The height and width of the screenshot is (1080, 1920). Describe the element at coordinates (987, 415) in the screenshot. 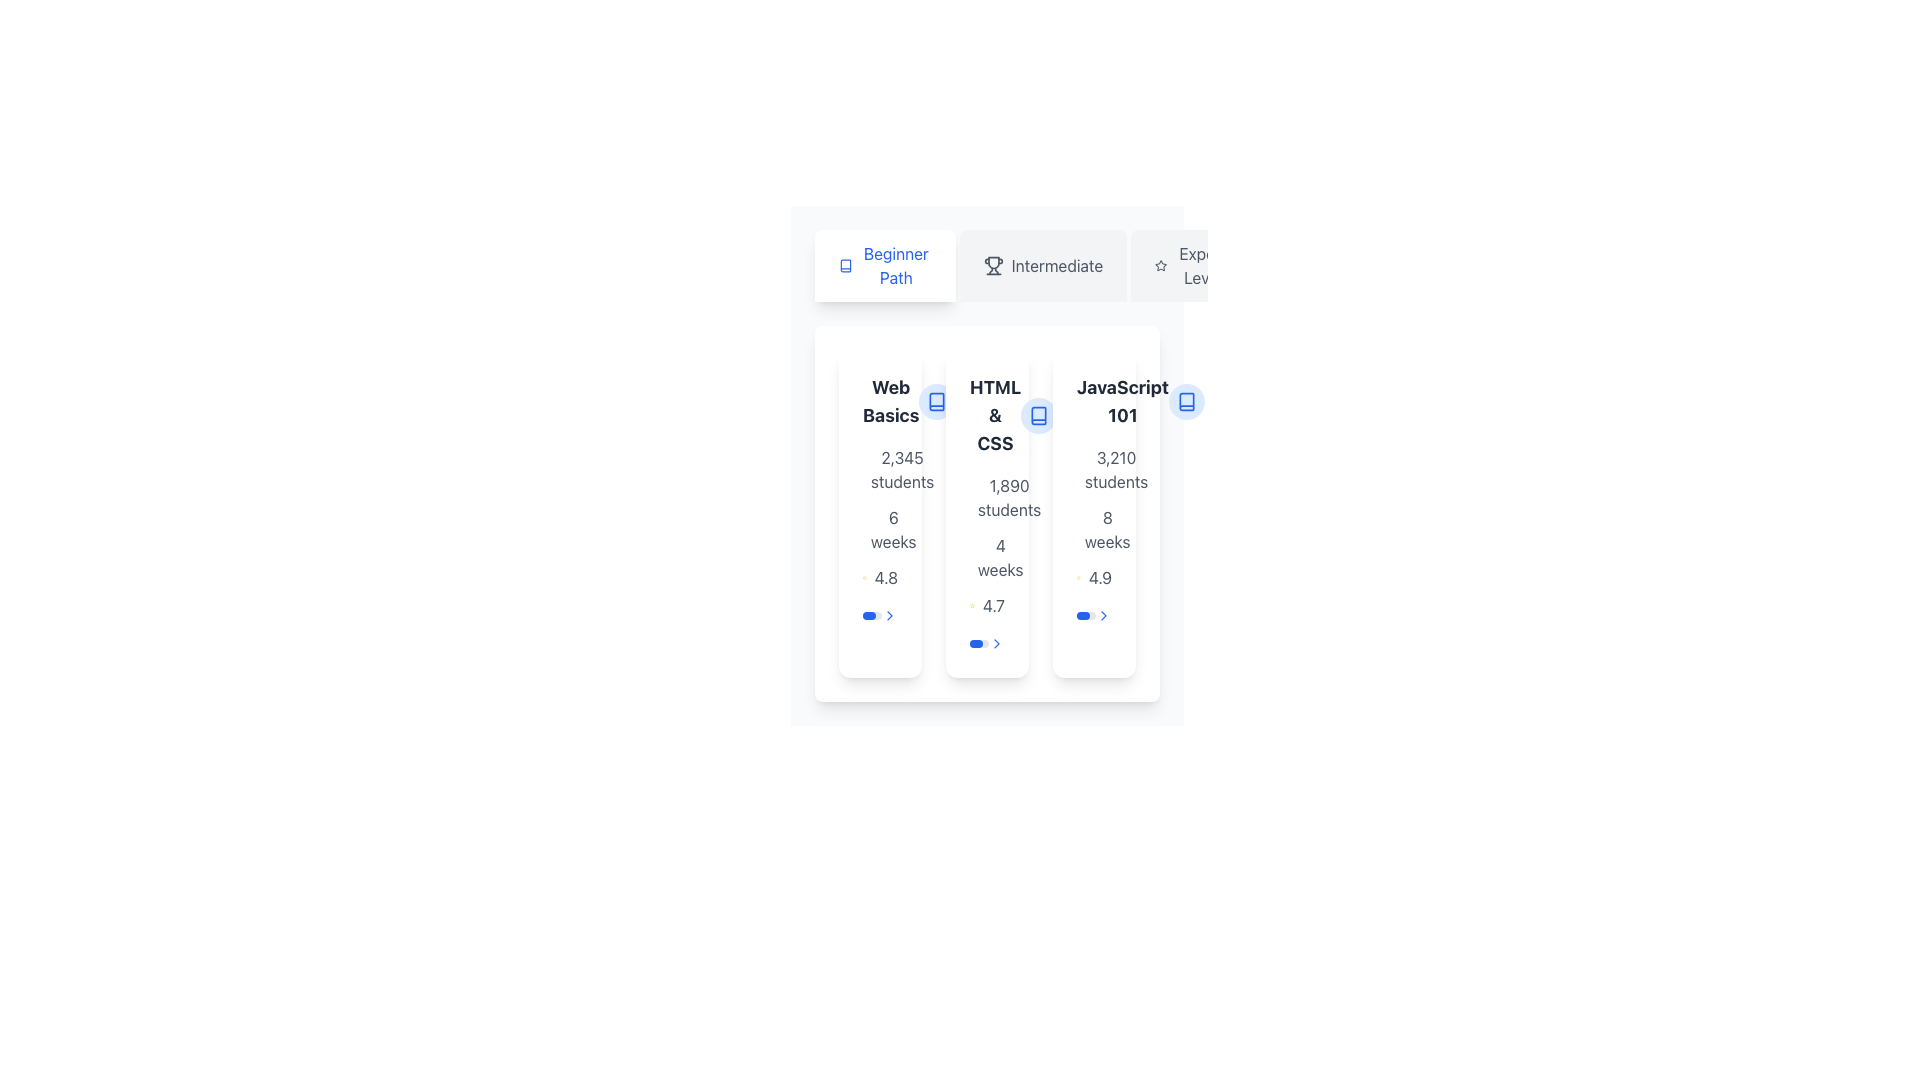

I see `text of the Text Label displaying 'HTML & CSS' in bold at the top center of the second card in a set of three cards` at that location.